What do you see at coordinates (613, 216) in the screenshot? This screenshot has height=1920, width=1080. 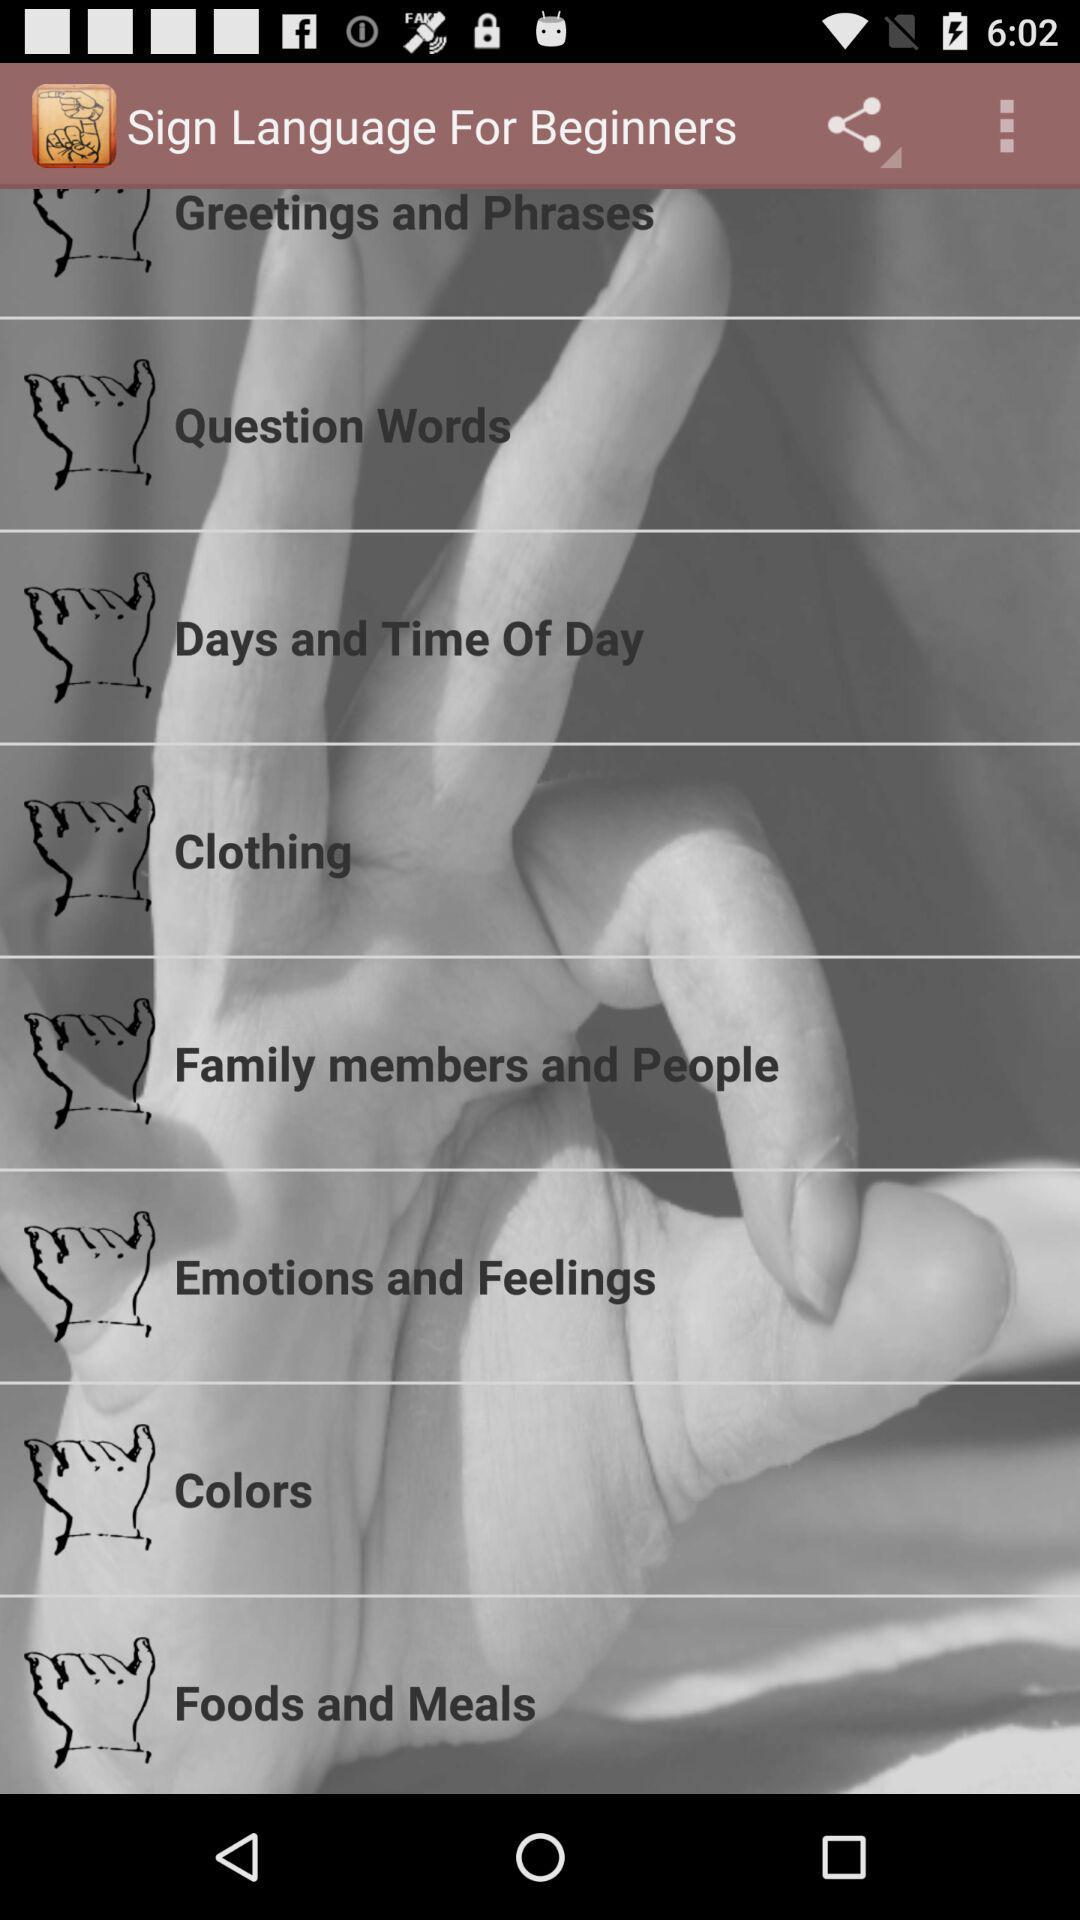 I see `the greetings and phrases item` at bounding box center [613, 216].